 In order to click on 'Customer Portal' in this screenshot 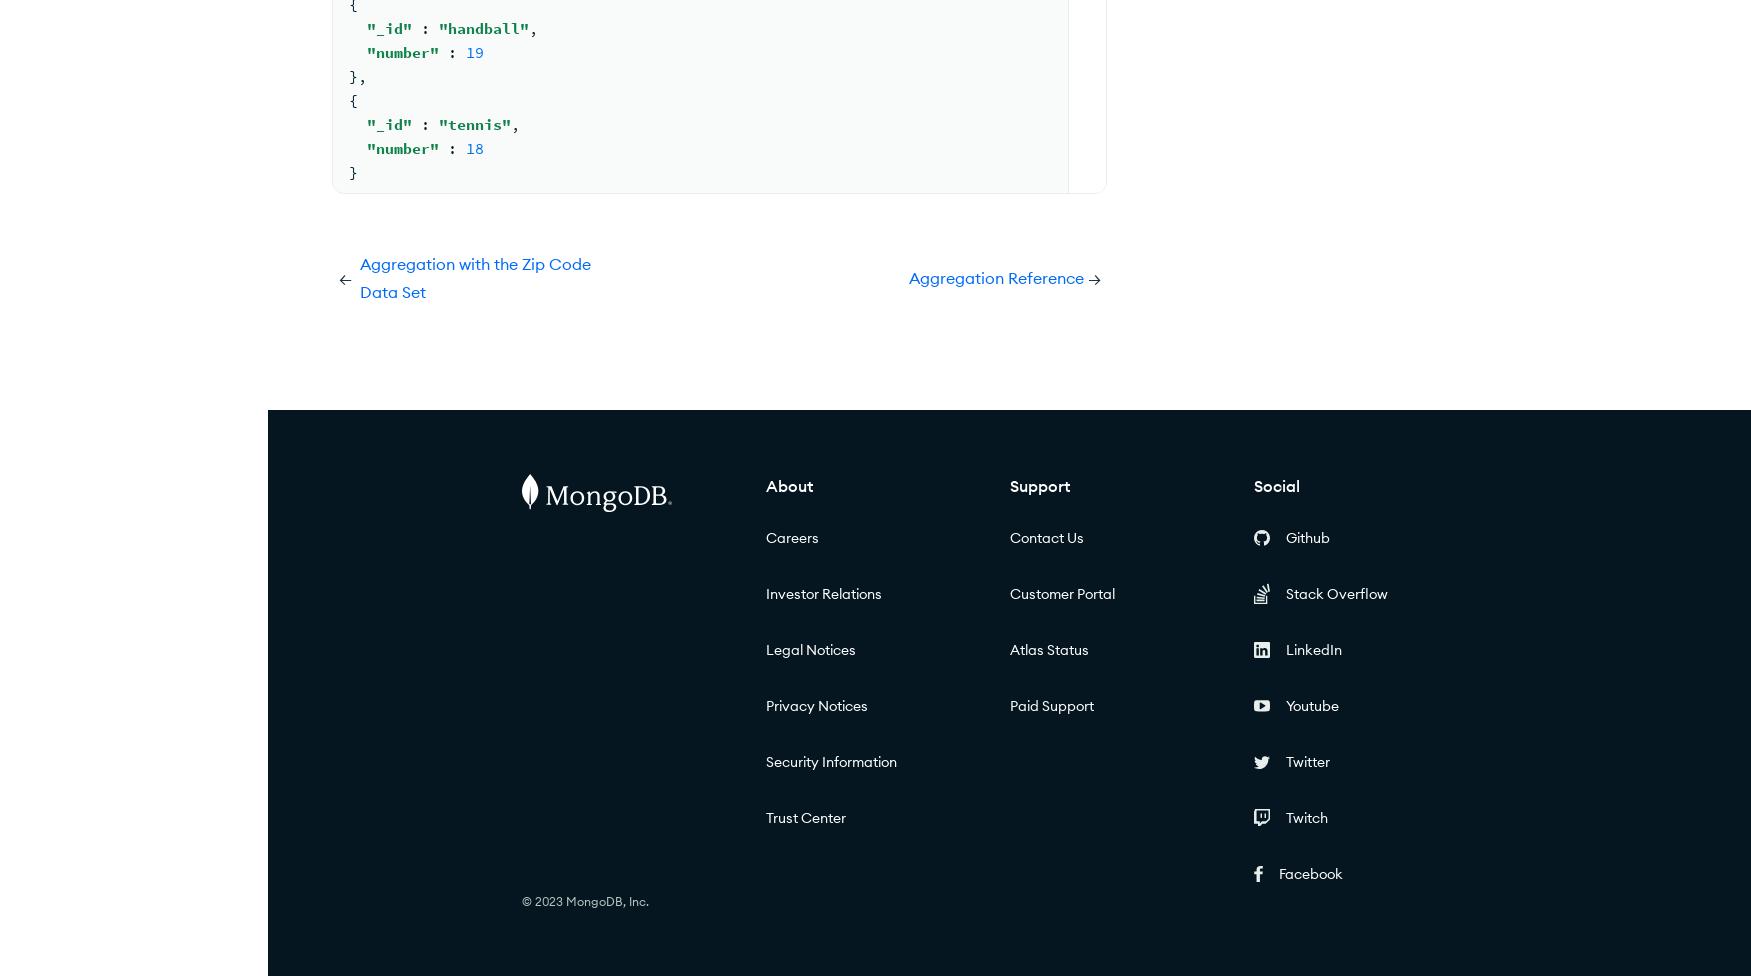, I will do `click(1060, 593)`.